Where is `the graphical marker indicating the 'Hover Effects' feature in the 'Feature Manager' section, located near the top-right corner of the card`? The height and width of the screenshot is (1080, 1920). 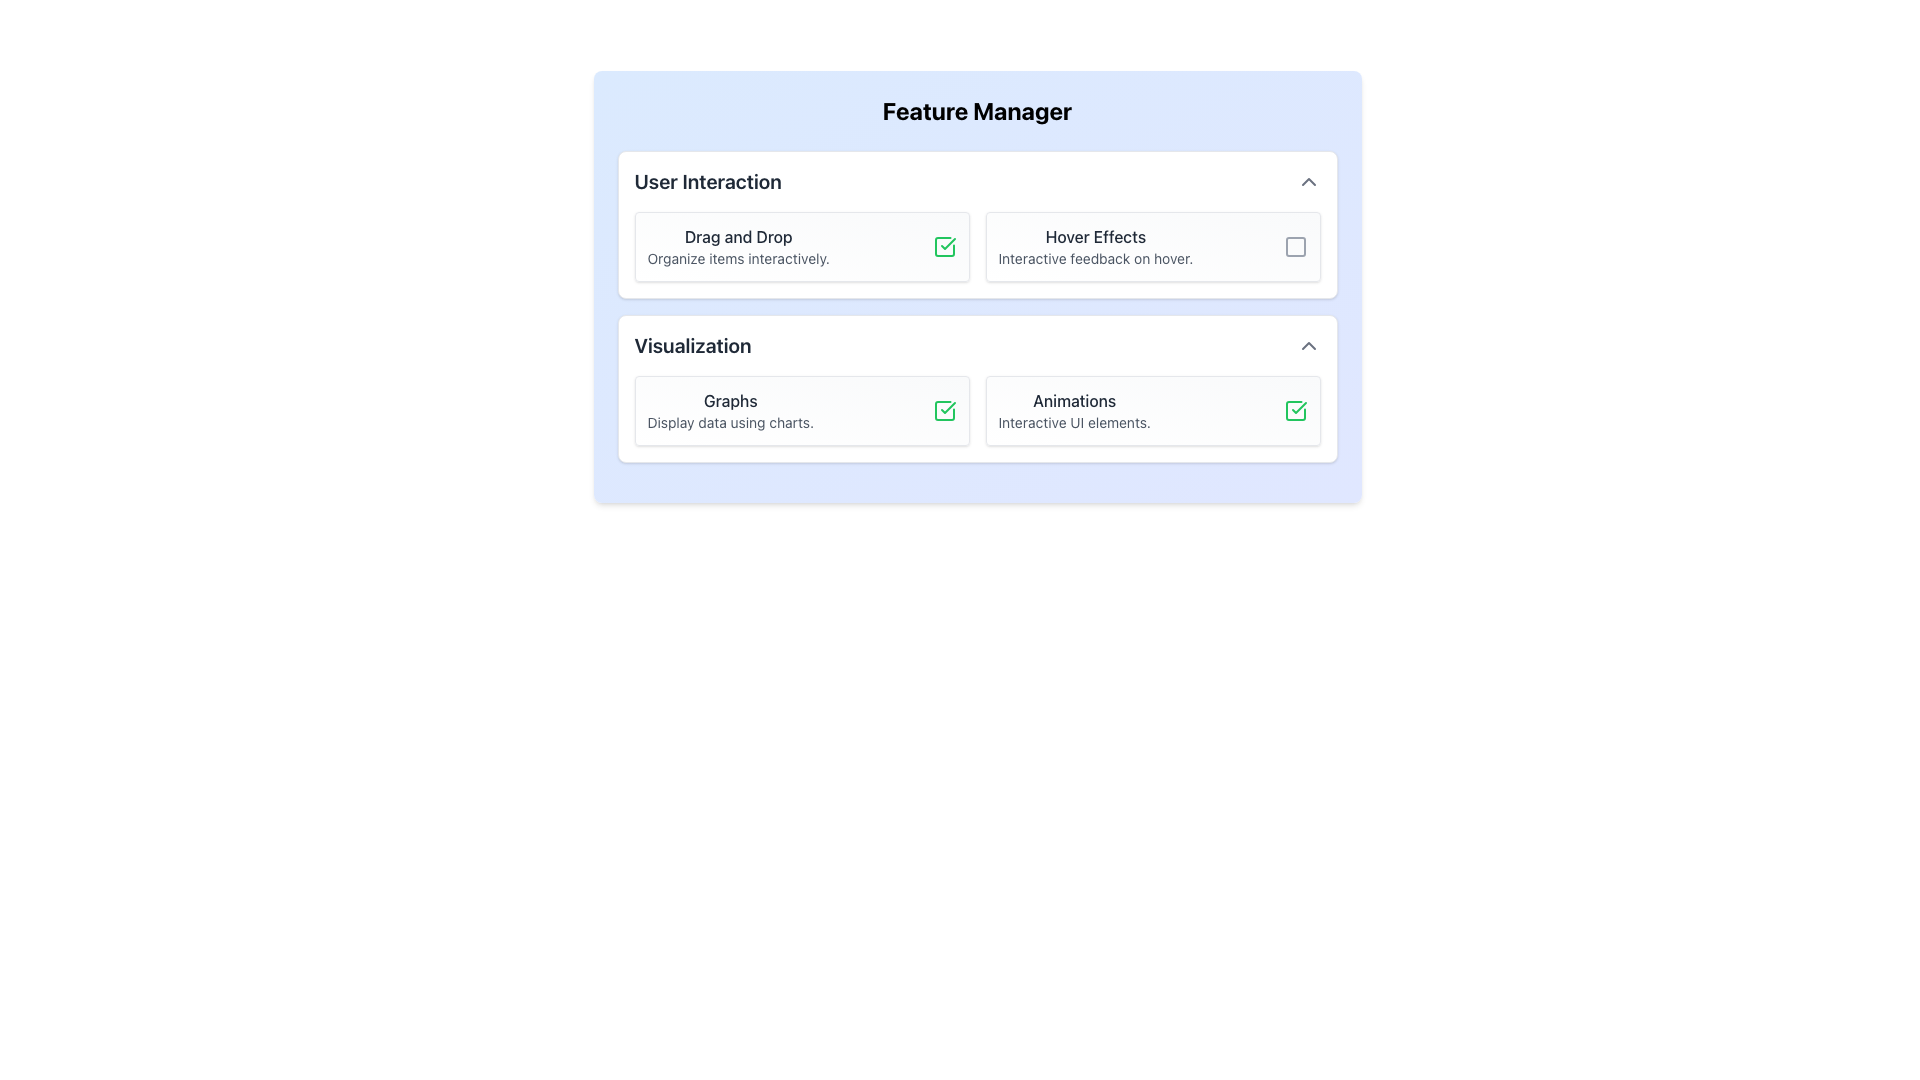 the graphical marker indicating the 'Hover Effects' feature in the 'Feature Manager' section, located near the top-right corner of the card is located at coordinates (1295, 245).